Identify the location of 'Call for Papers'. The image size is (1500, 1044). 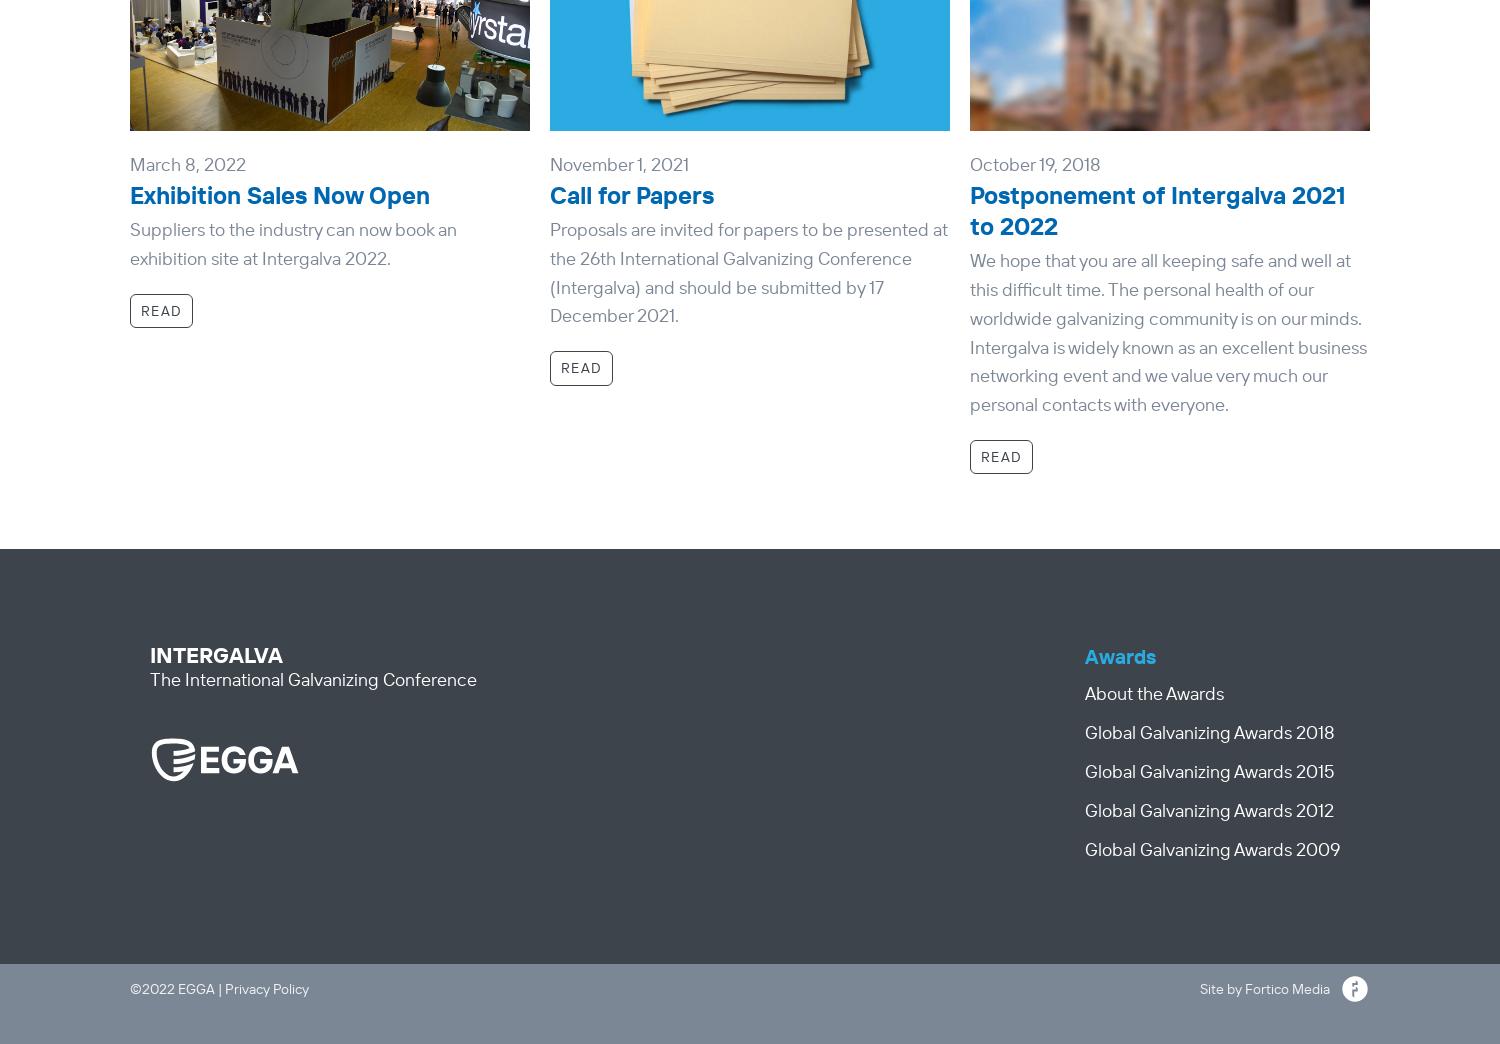
(631, 192).